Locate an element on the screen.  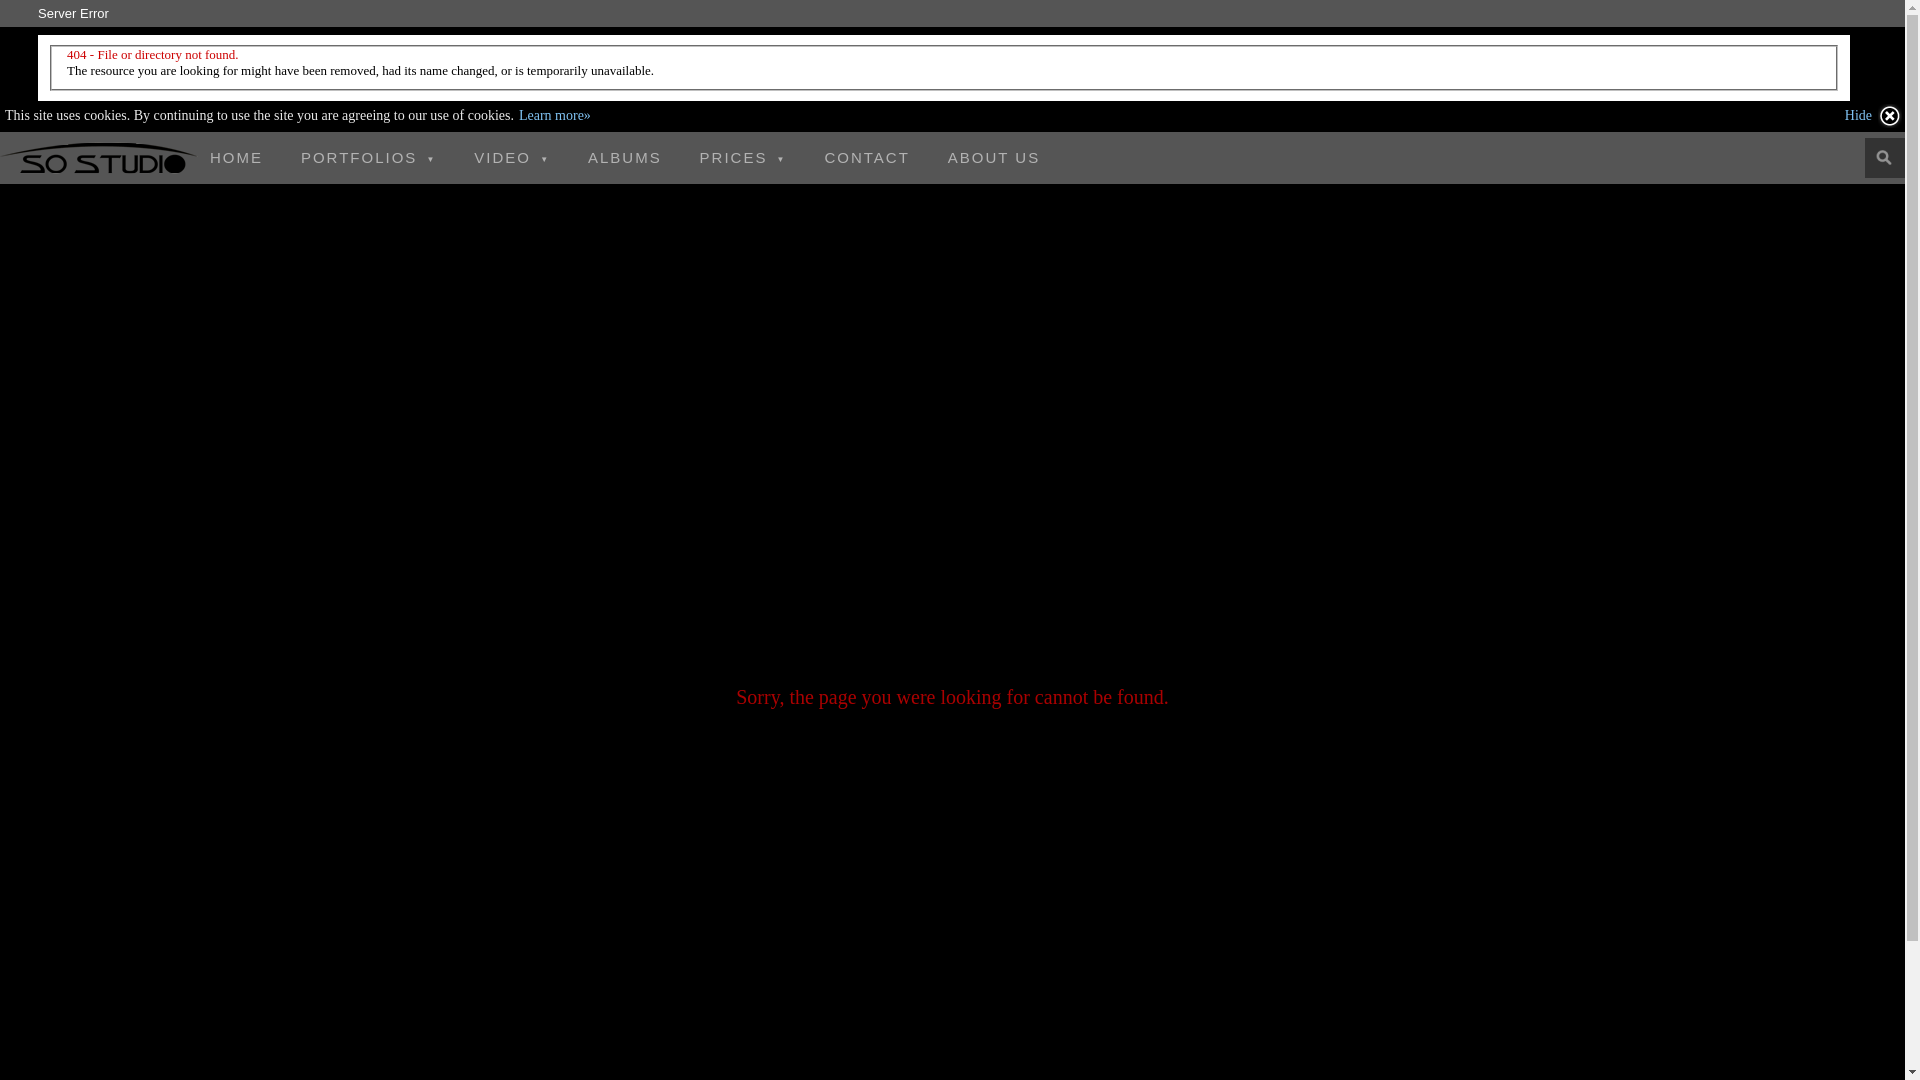
'ABOUT US' is located at coordinates (993, 157).